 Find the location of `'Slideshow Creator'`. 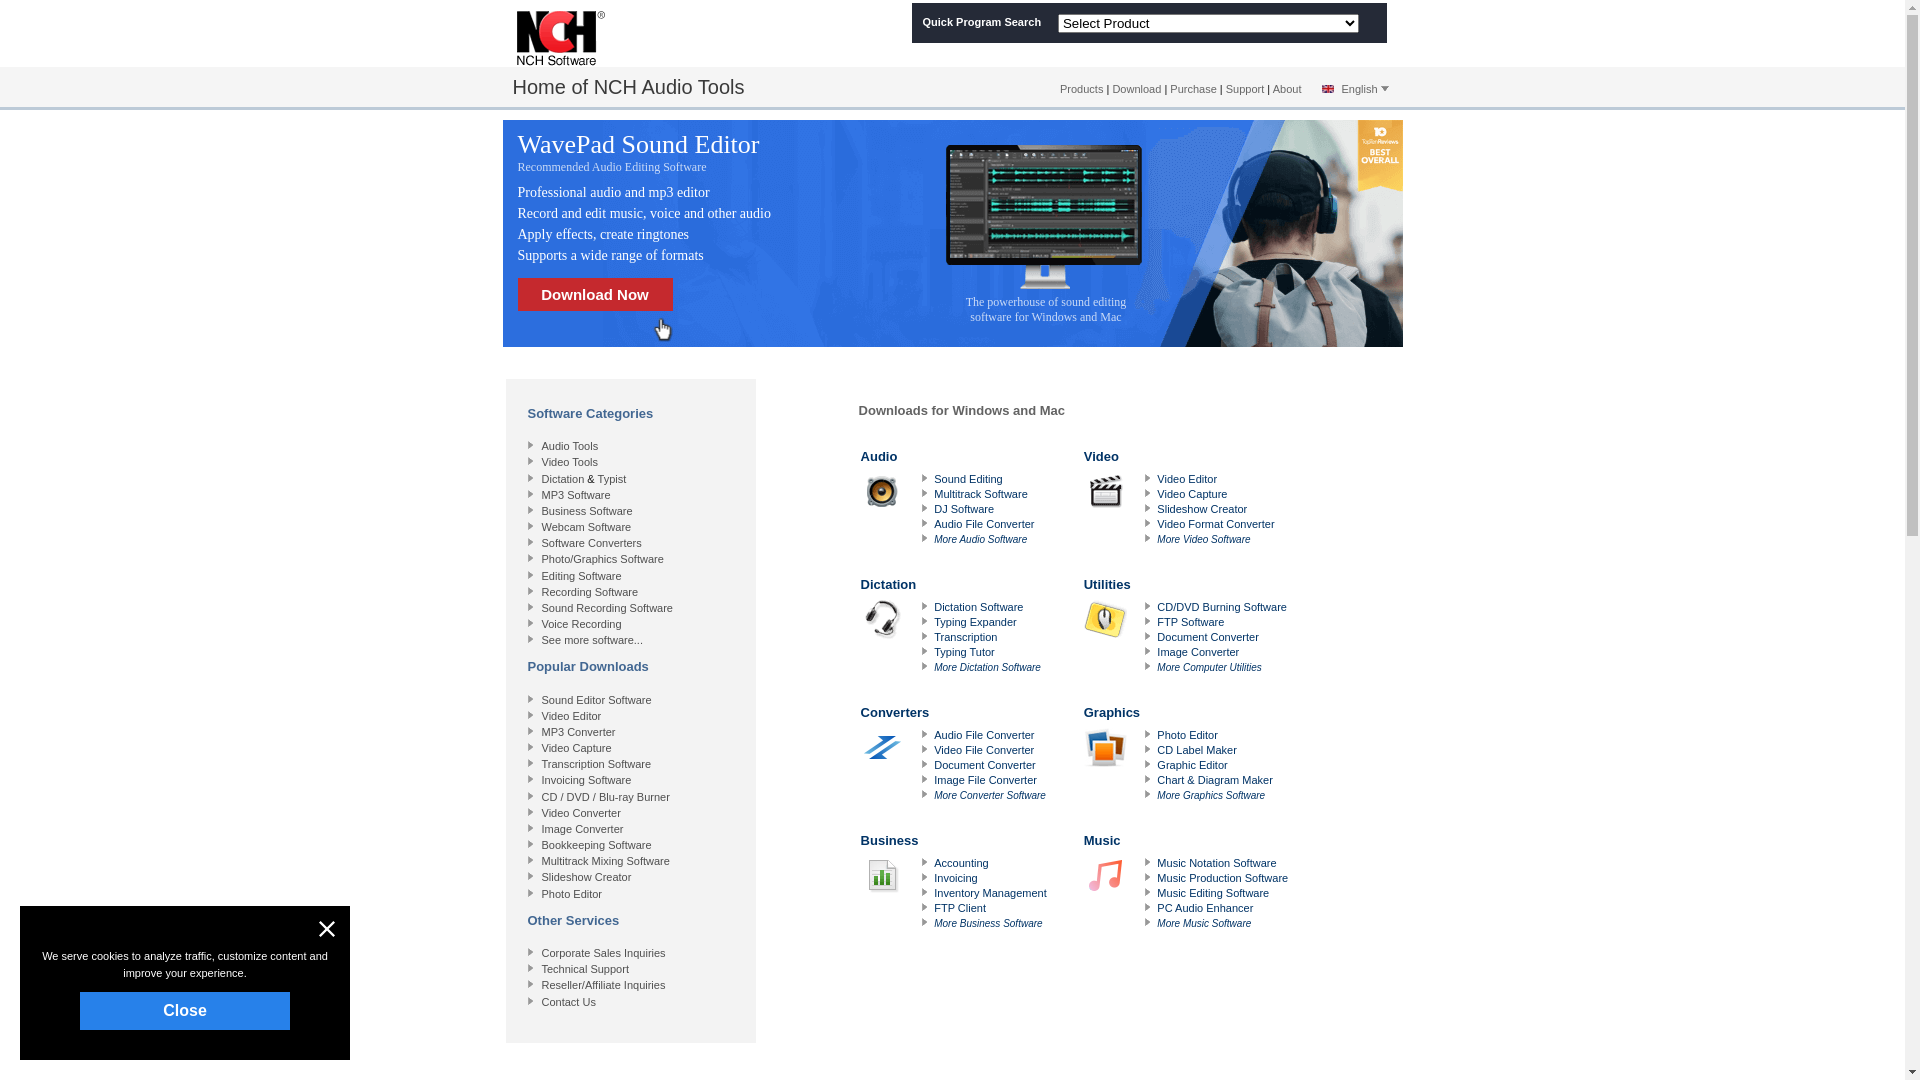

'Slideshow Creator' is located at coordinates (585, 875).